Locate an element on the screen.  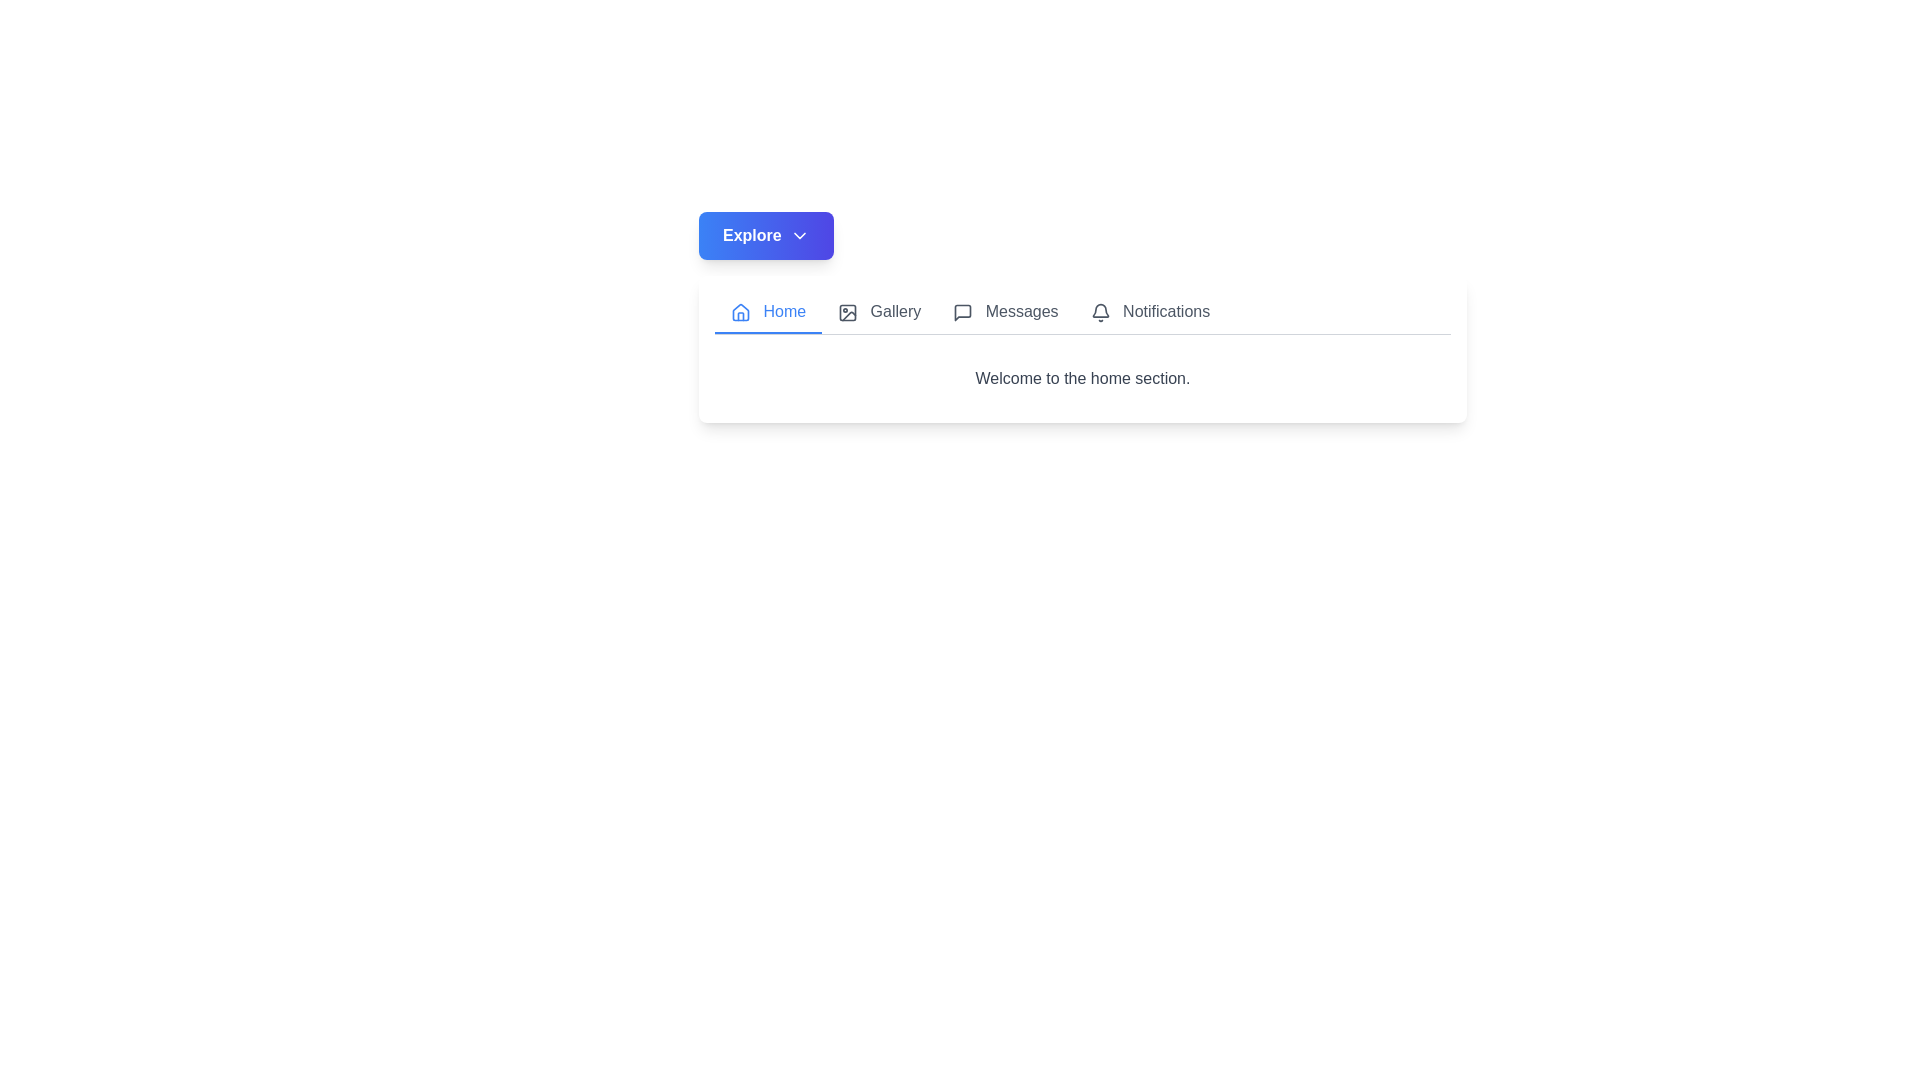
the 'Home' navigation tab icon, which is positioned to the left of the 'Home' text label in the top navigation bar is located at coordinates (739, 312).